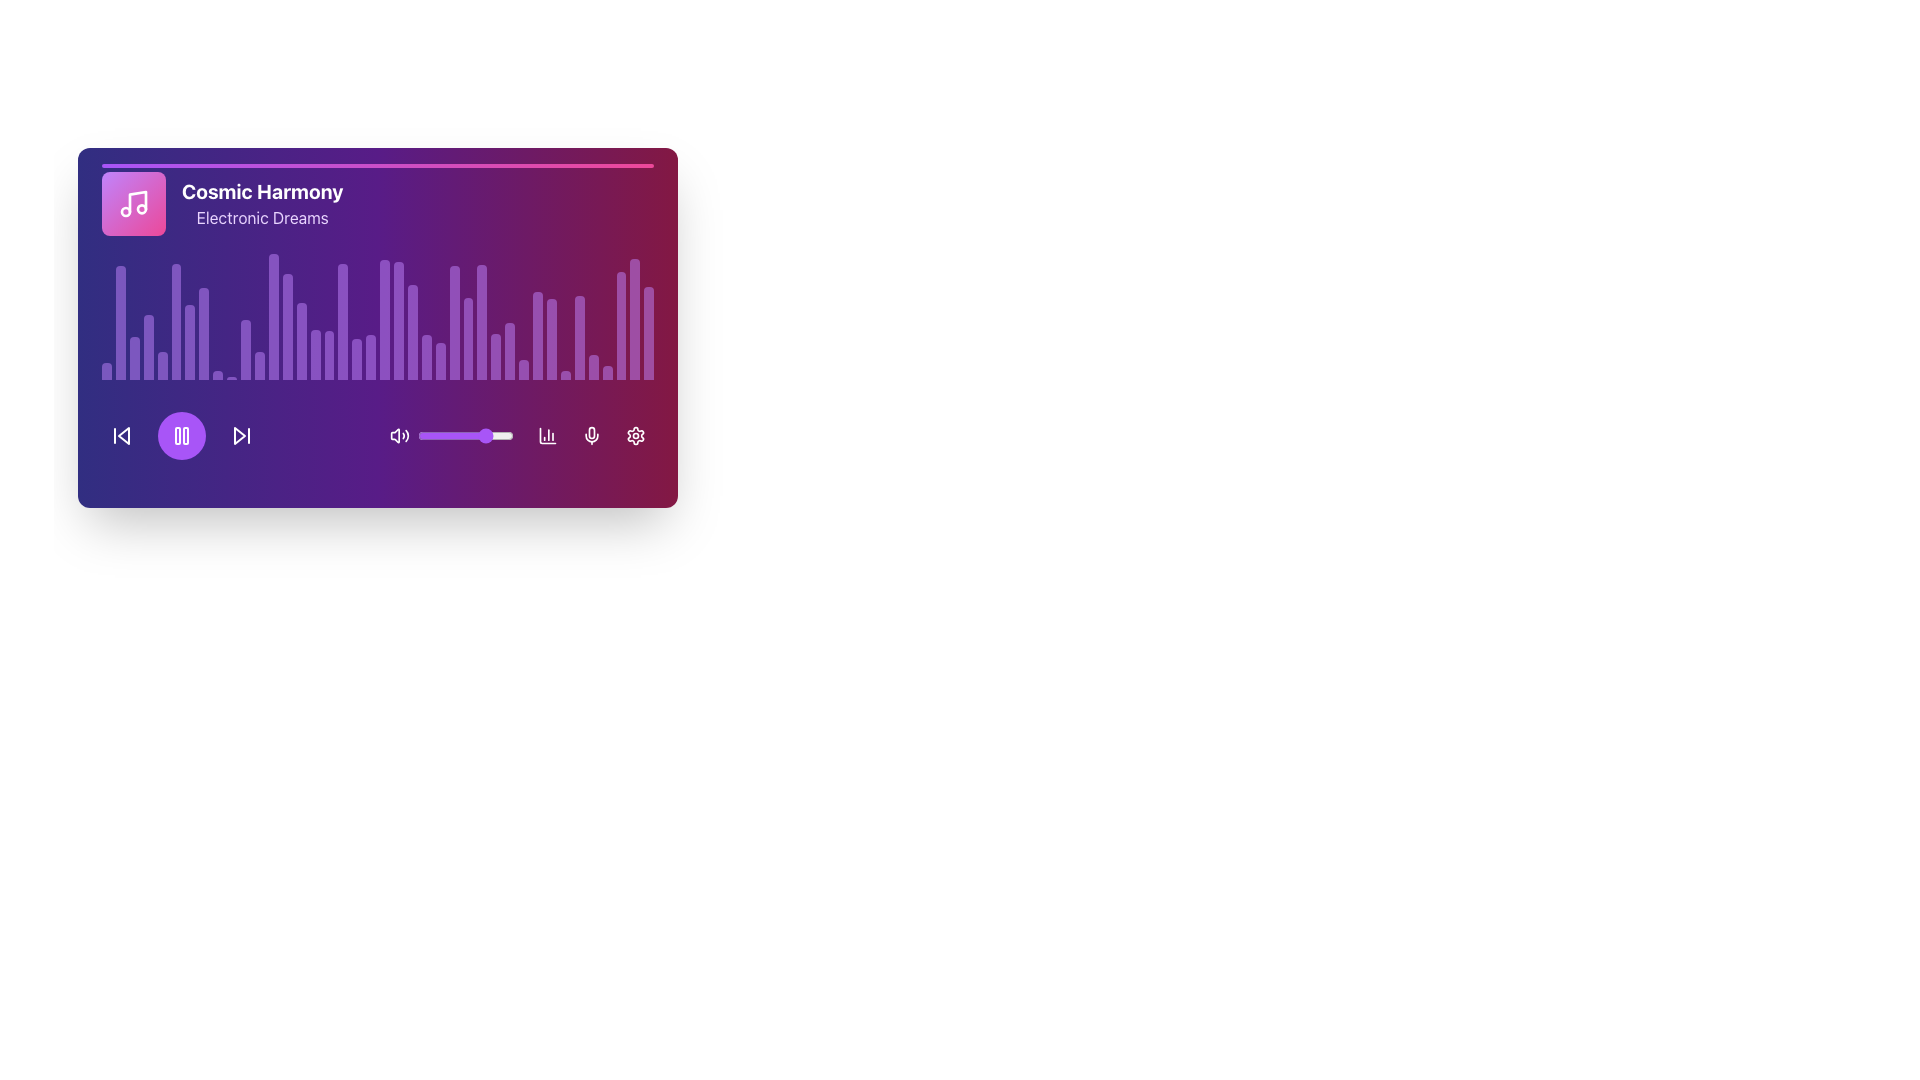  What do you see at coordinates (286, 325) in the screenshot?
I see `the fourteenth purple Visual representation bar in the histogram under the title 'Cosmic Harmony'` at bounding box center [286, 325].